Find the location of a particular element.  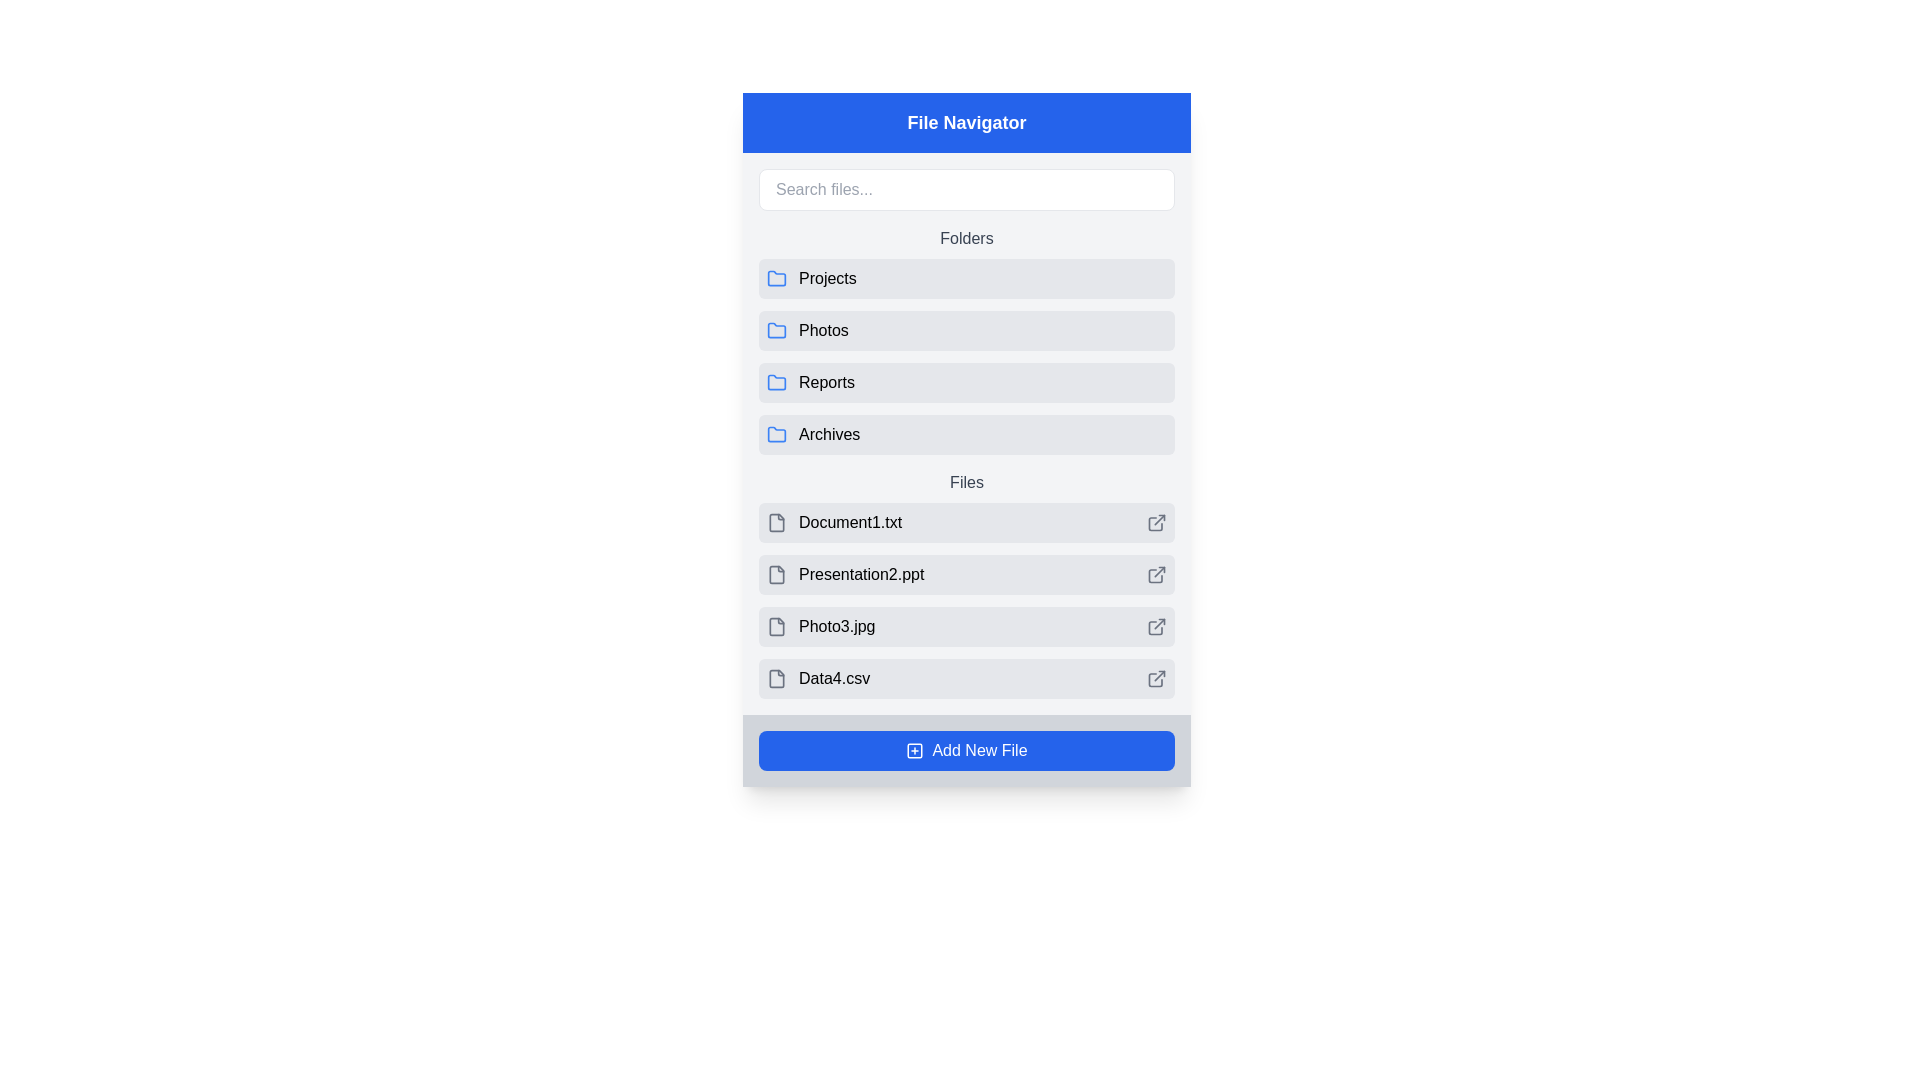

the List Item labeled 'Presentation2.ppt', which has a light gray background and rounded corners, to rename the file is located at coordinates (966, 585).